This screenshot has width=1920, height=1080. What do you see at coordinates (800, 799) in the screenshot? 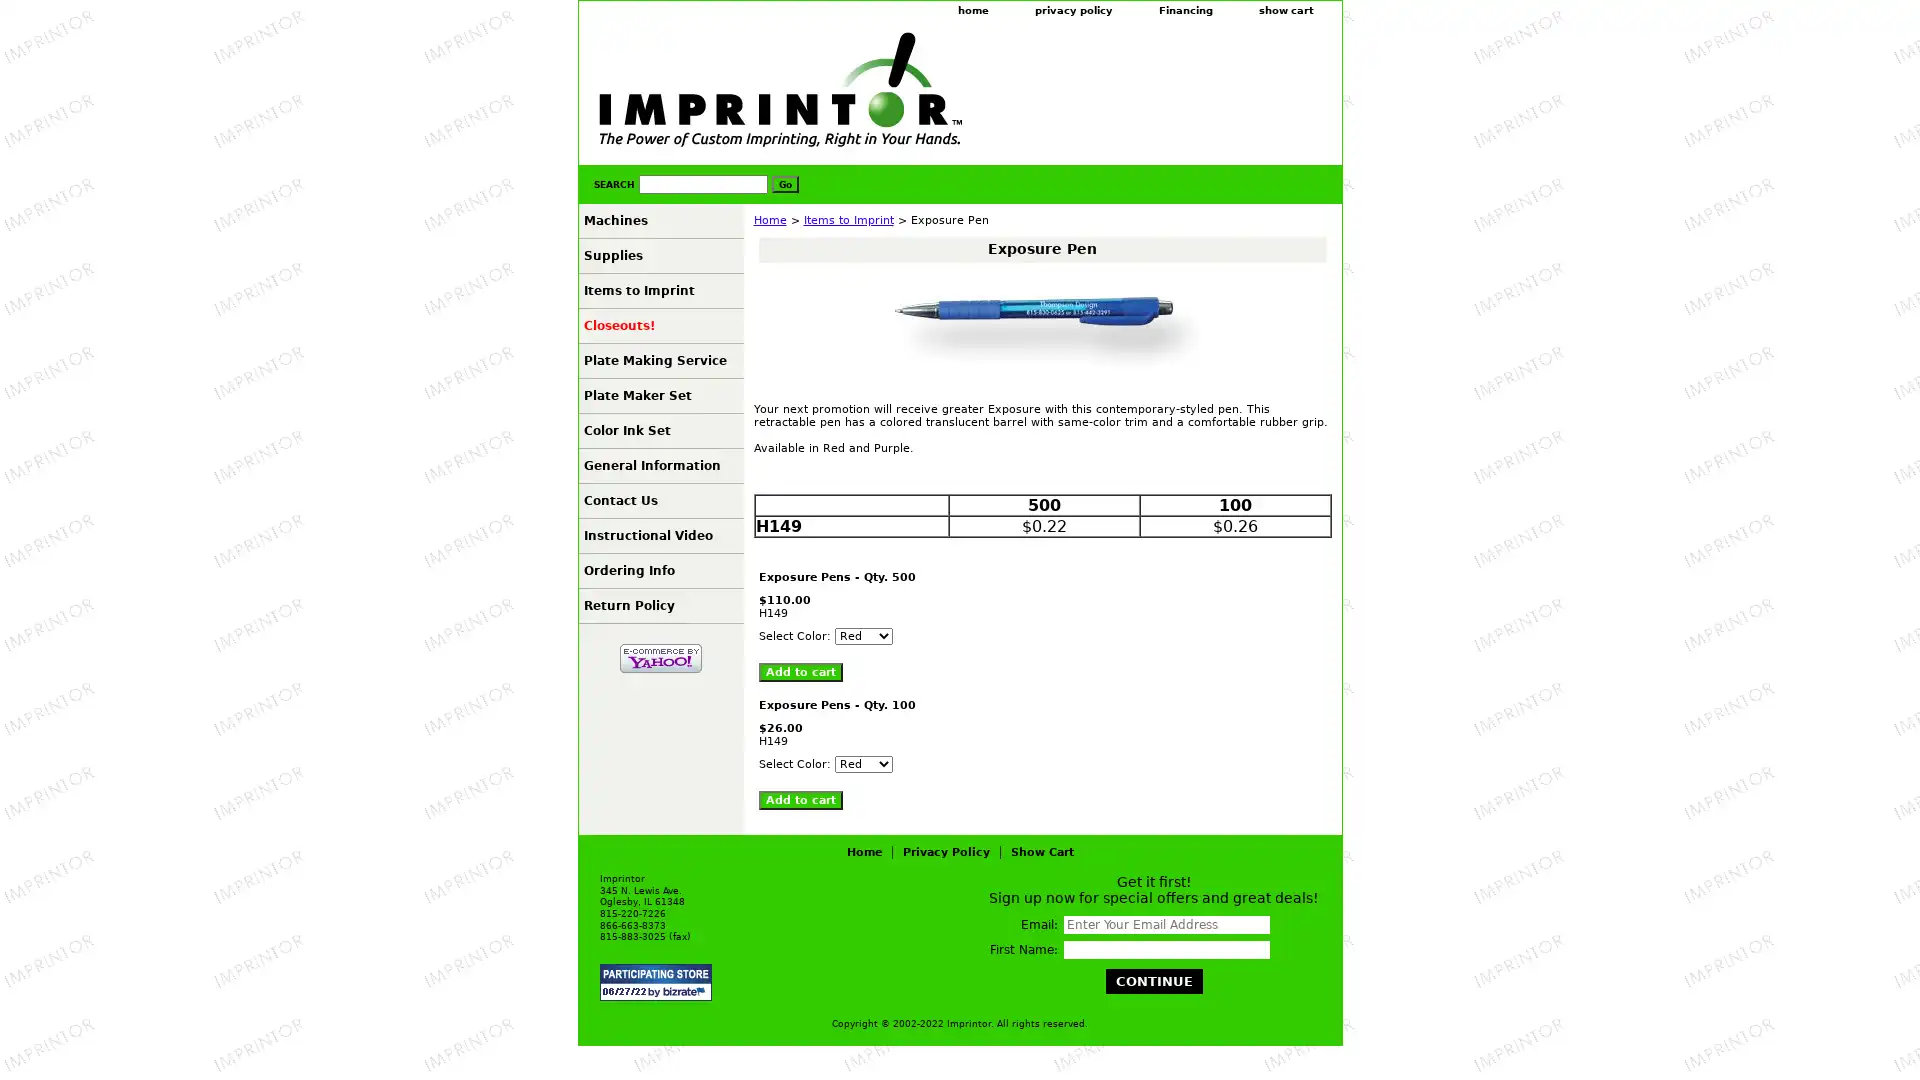
I see `Add to cart` at bounding box center [800, 799].